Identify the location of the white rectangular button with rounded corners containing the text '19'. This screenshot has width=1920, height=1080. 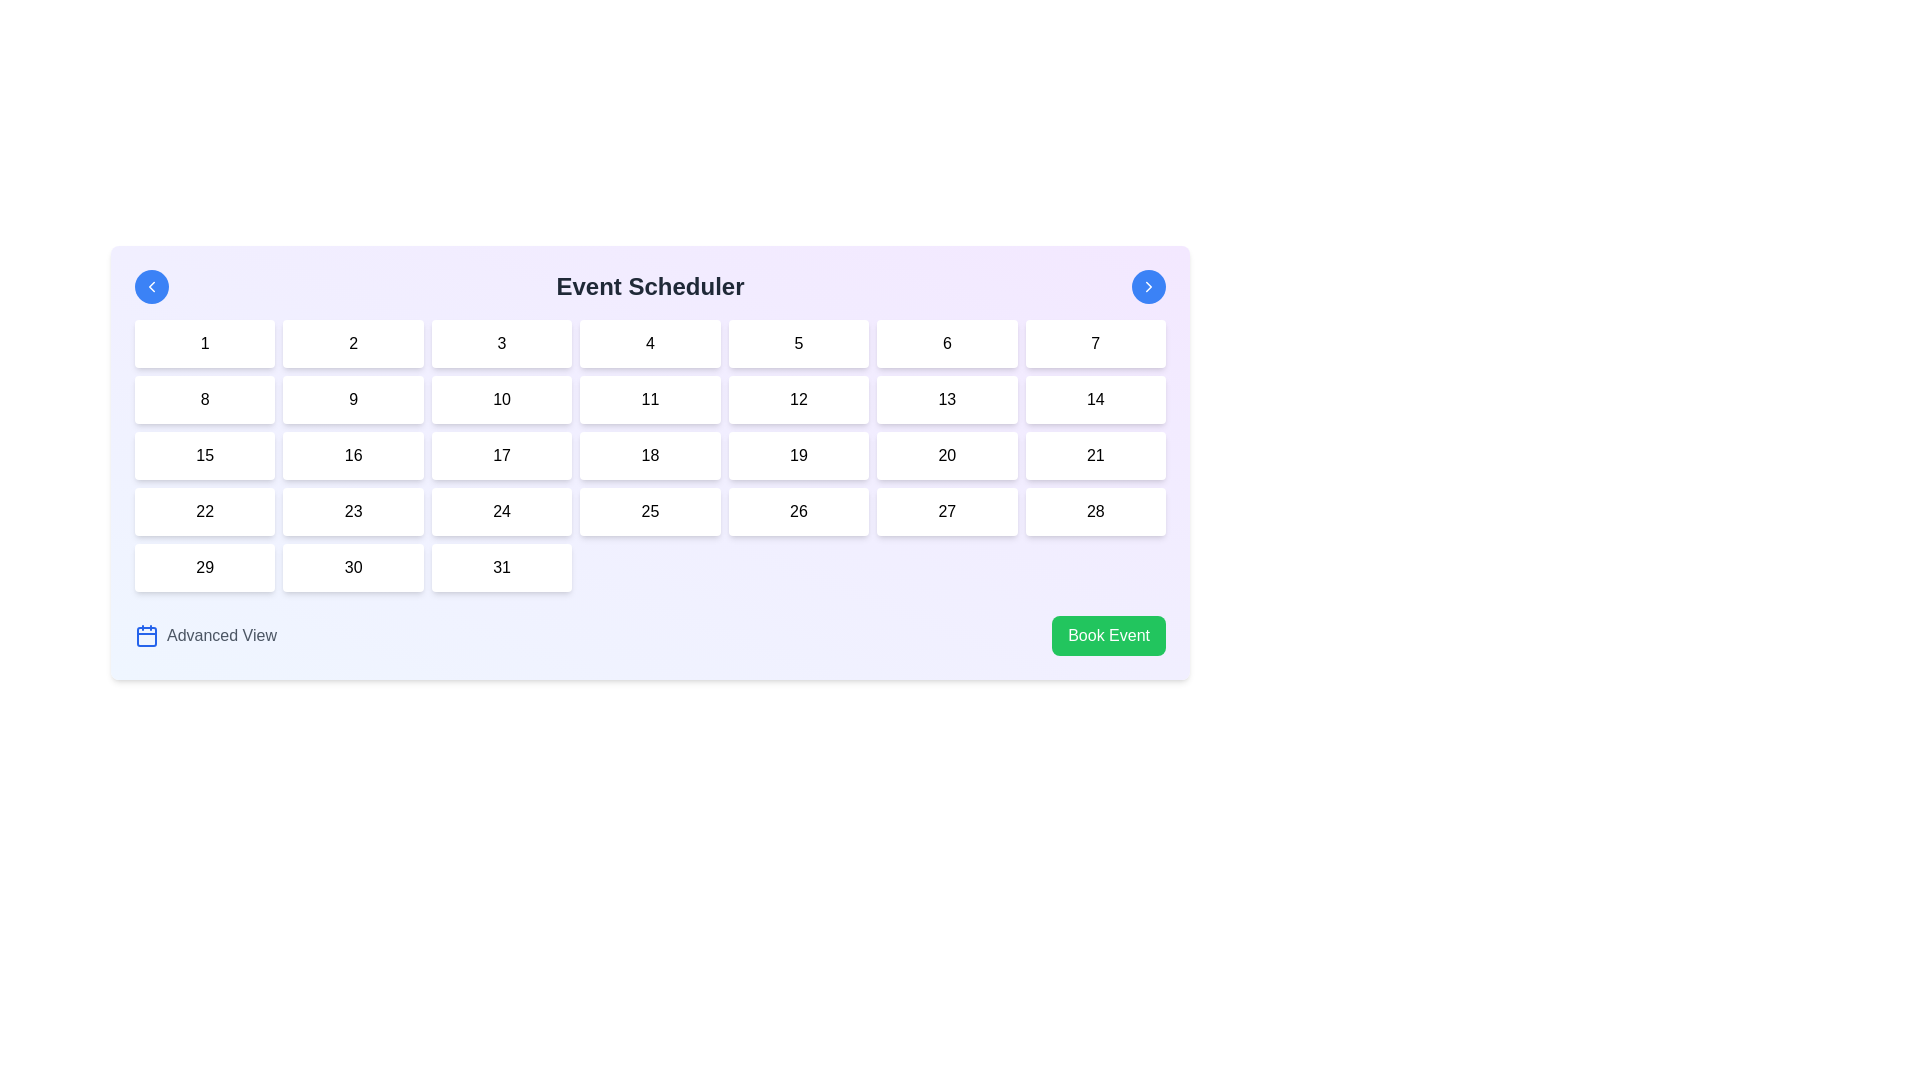
(796, 455).